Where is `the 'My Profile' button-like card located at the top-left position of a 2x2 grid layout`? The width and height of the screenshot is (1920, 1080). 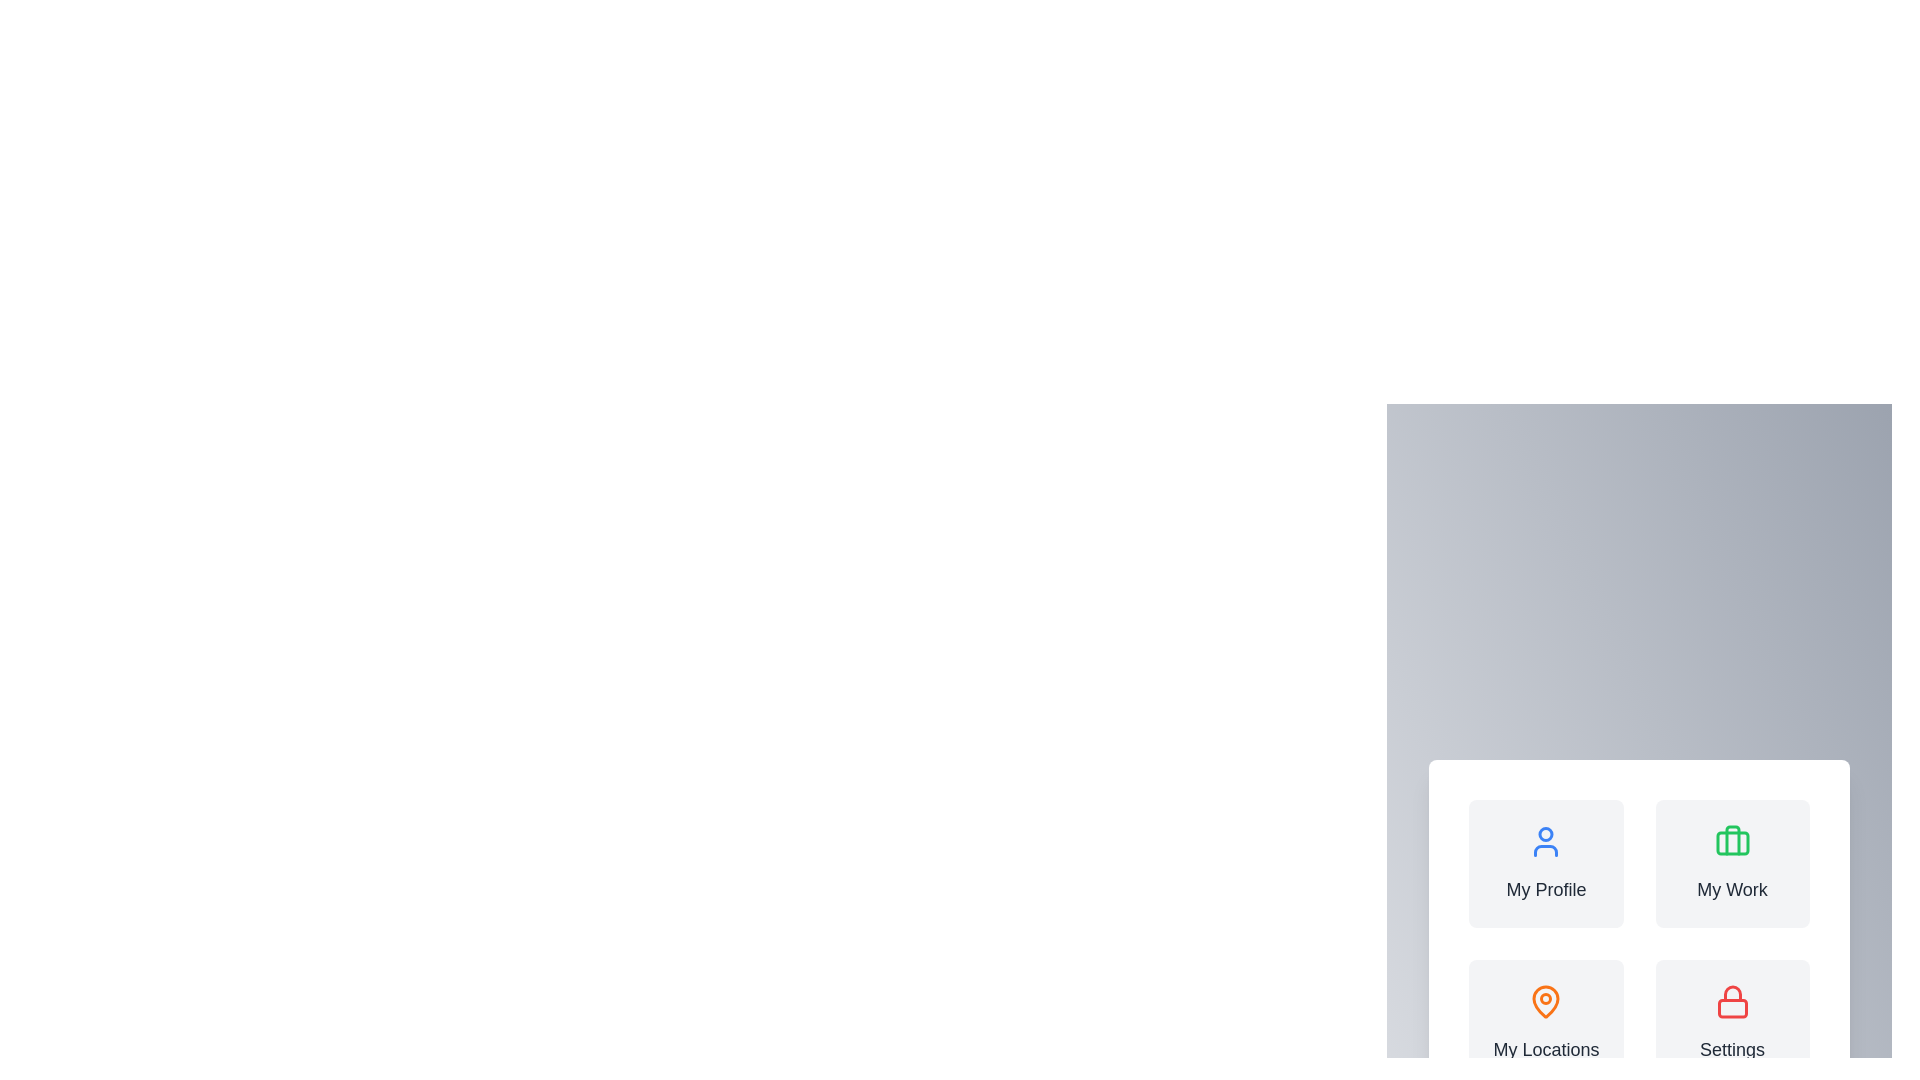 the 'My Profile' button-like card located at the top-left position of a 2x2 grid layout is located at coordinates (1545, 863).